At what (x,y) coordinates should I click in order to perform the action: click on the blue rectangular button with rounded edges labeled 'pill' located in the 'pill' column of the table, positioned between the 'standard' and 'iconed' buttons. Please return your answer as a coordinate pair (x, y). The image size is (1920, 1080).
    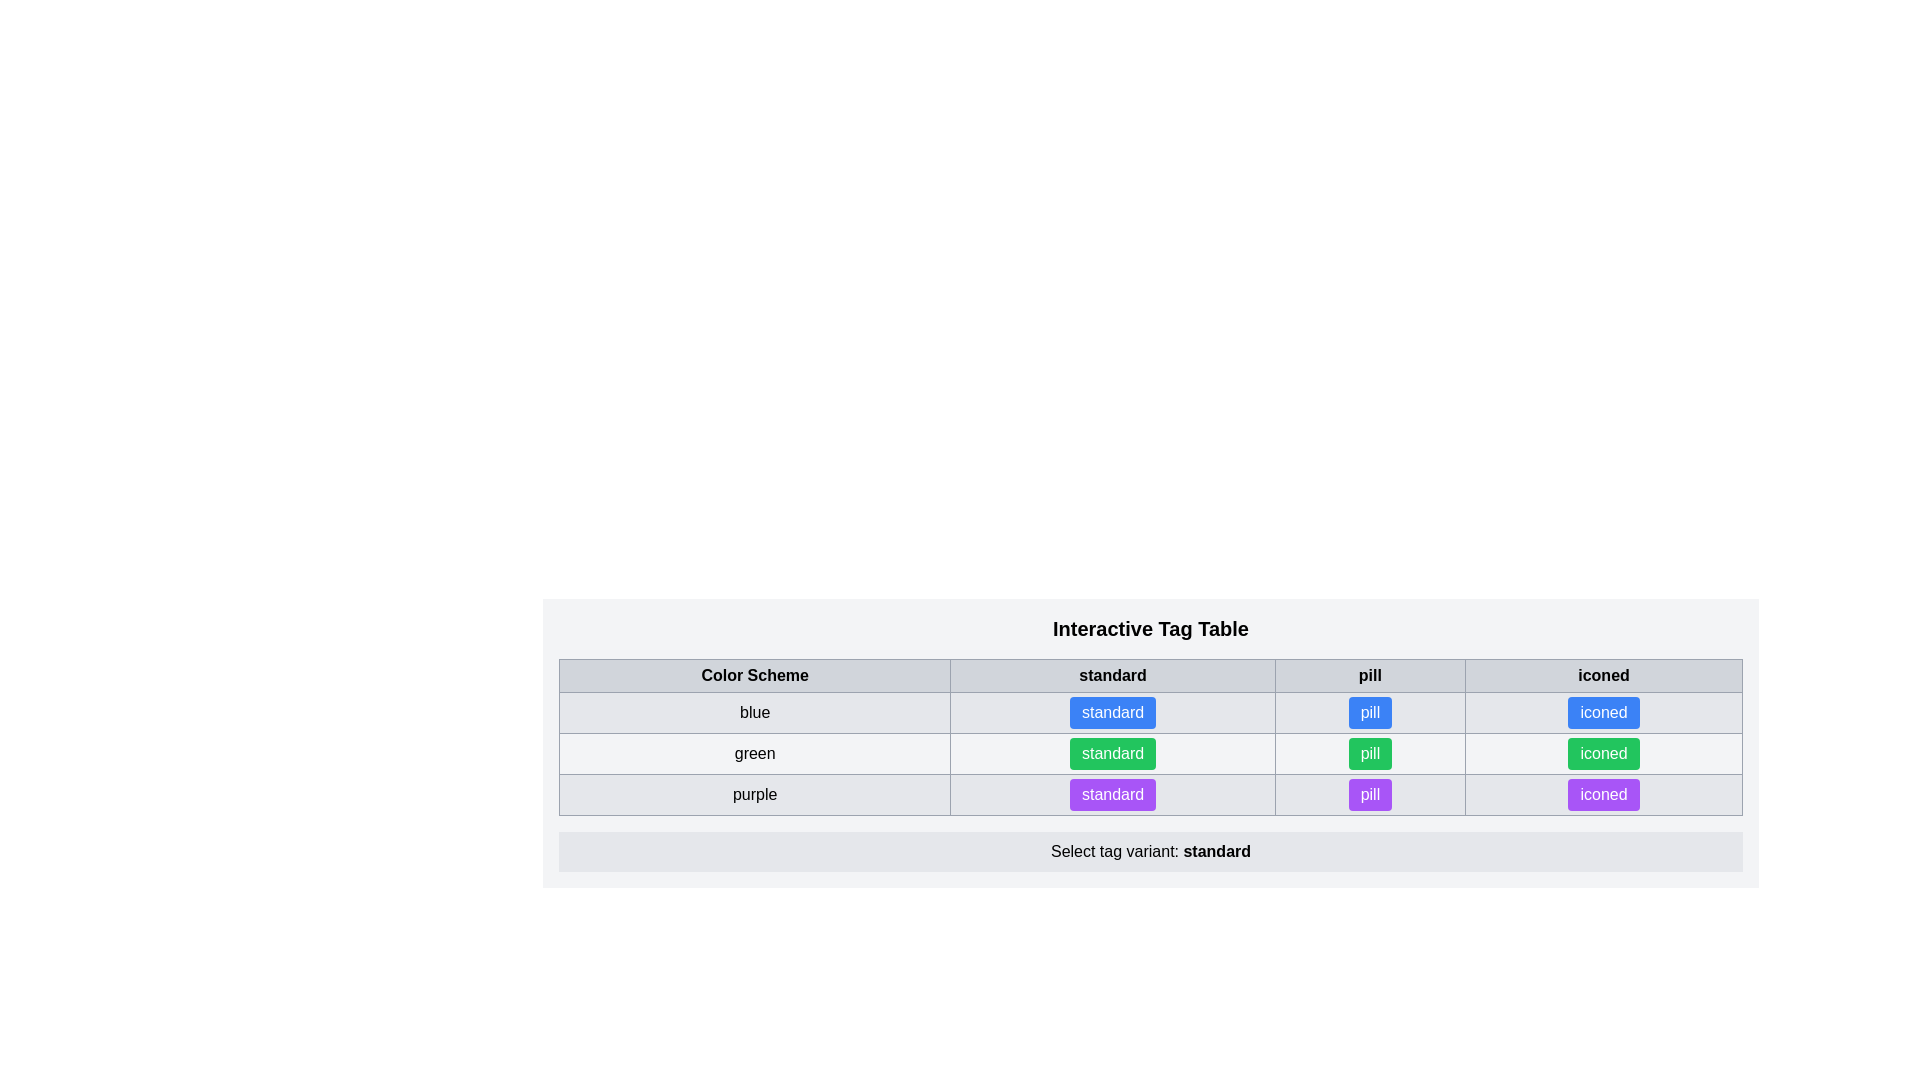
    Looking at the image, I should click on (1369, 712).